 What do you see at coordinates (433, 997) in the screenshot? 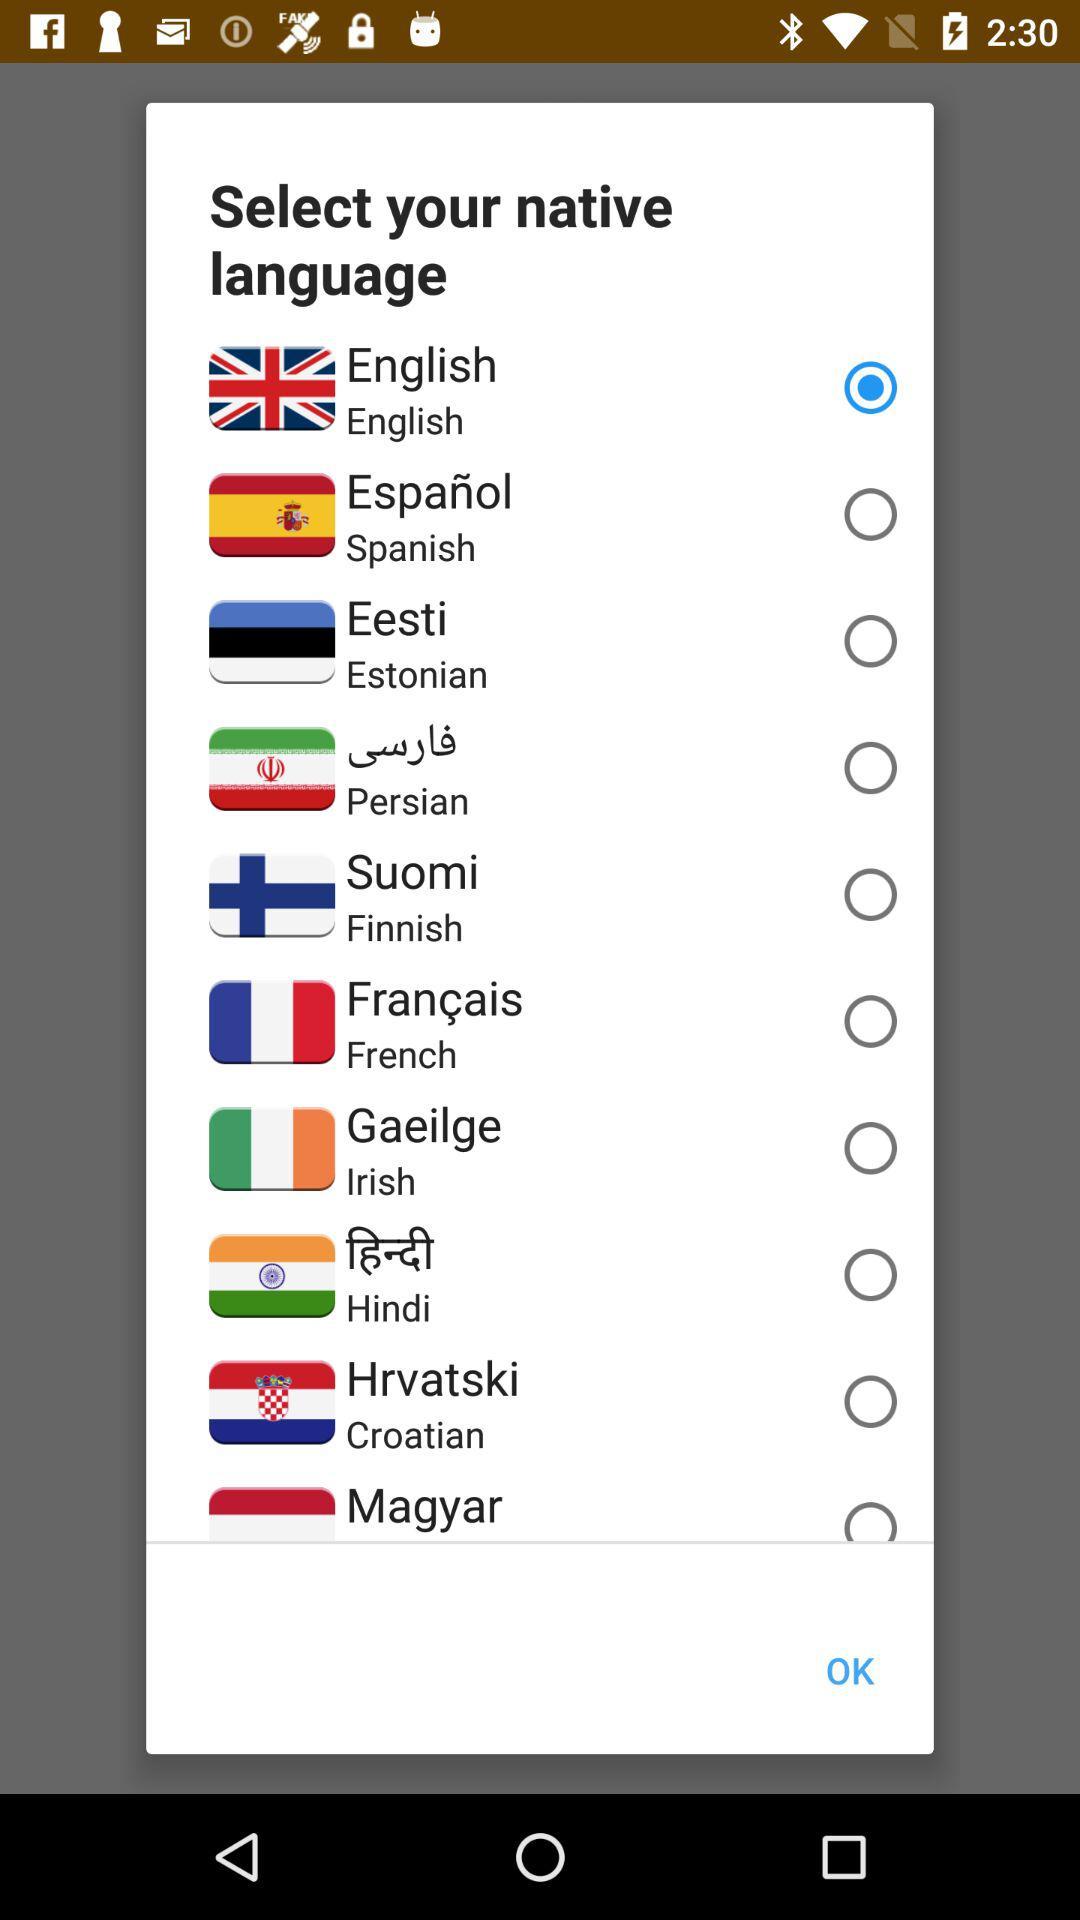
I see `the icon above the french item` at bounding box center [433, 997].